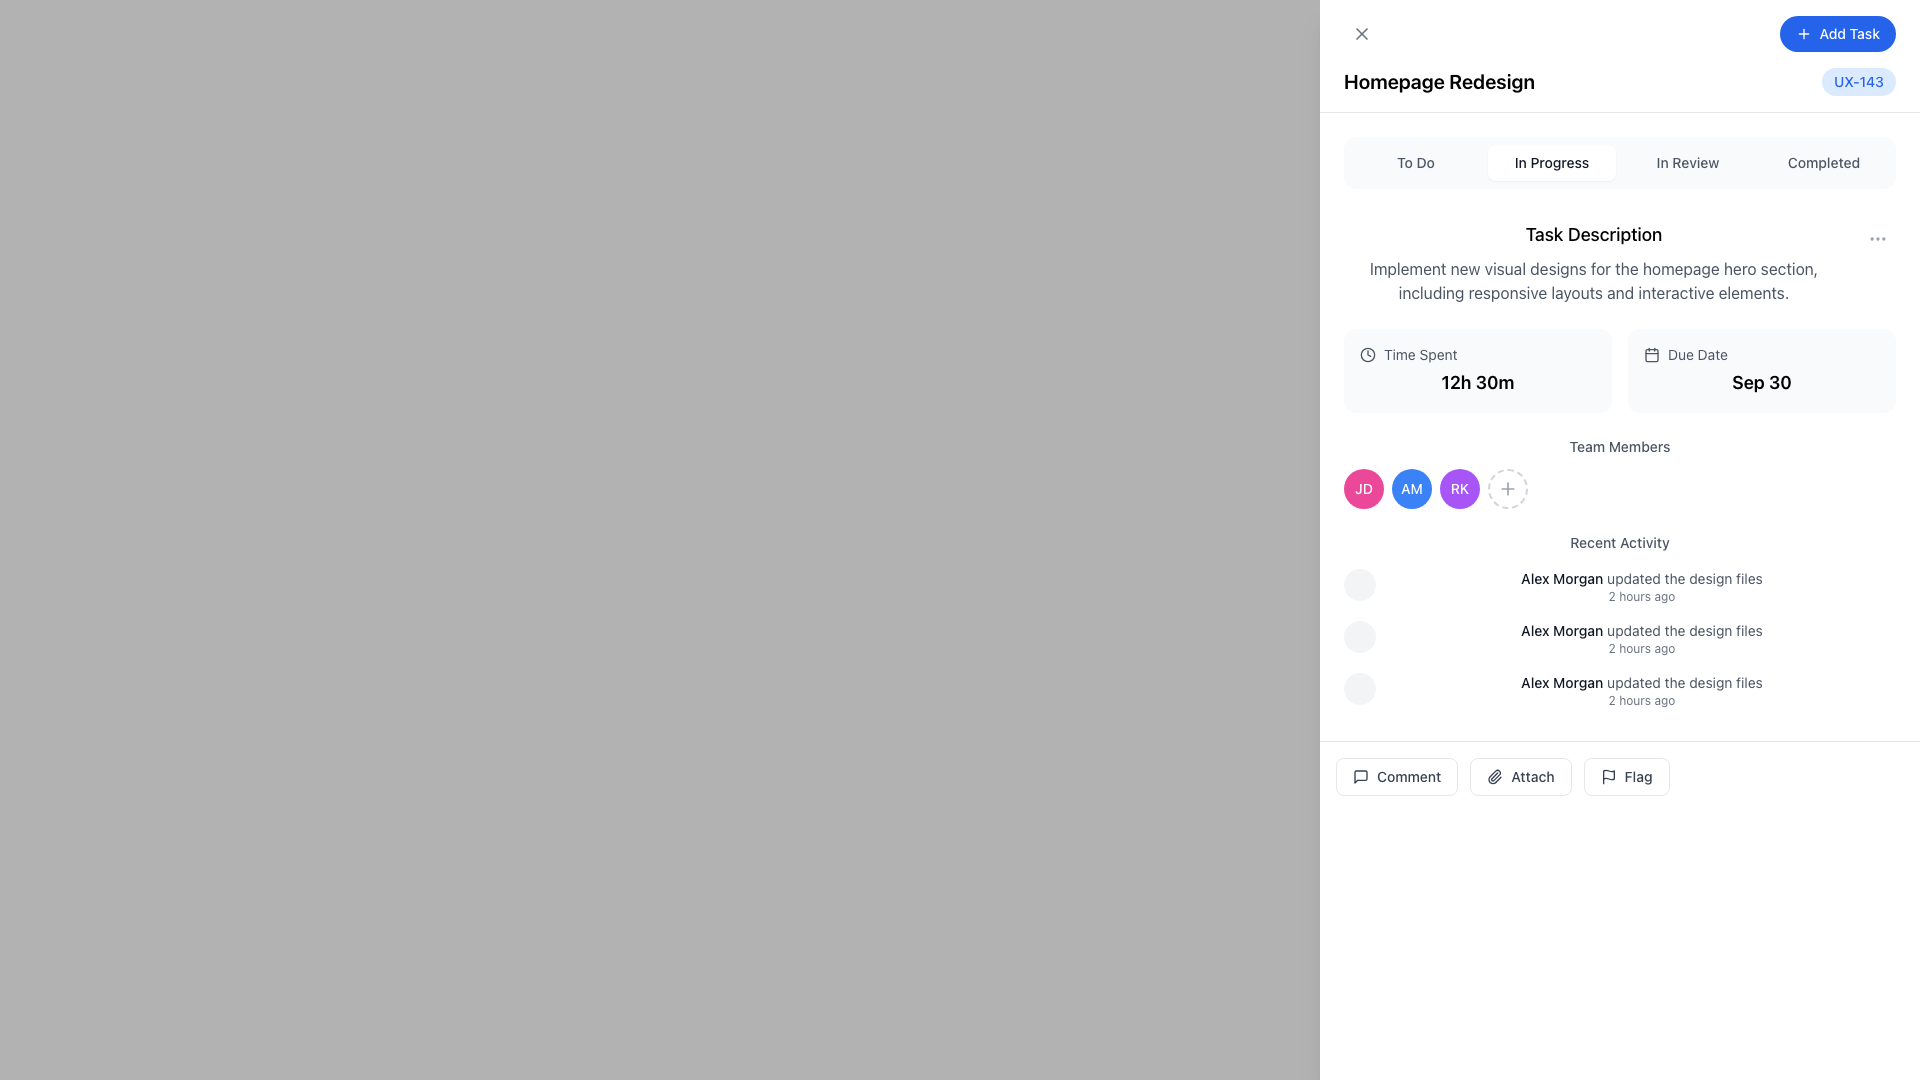 This screenshot has height=1080, width=1920. I want to click on the middle list item in the 'Recent Activity' section that contains the text 'Alex Morgan updated the design files 2 hours ago', so click(1620, 639).